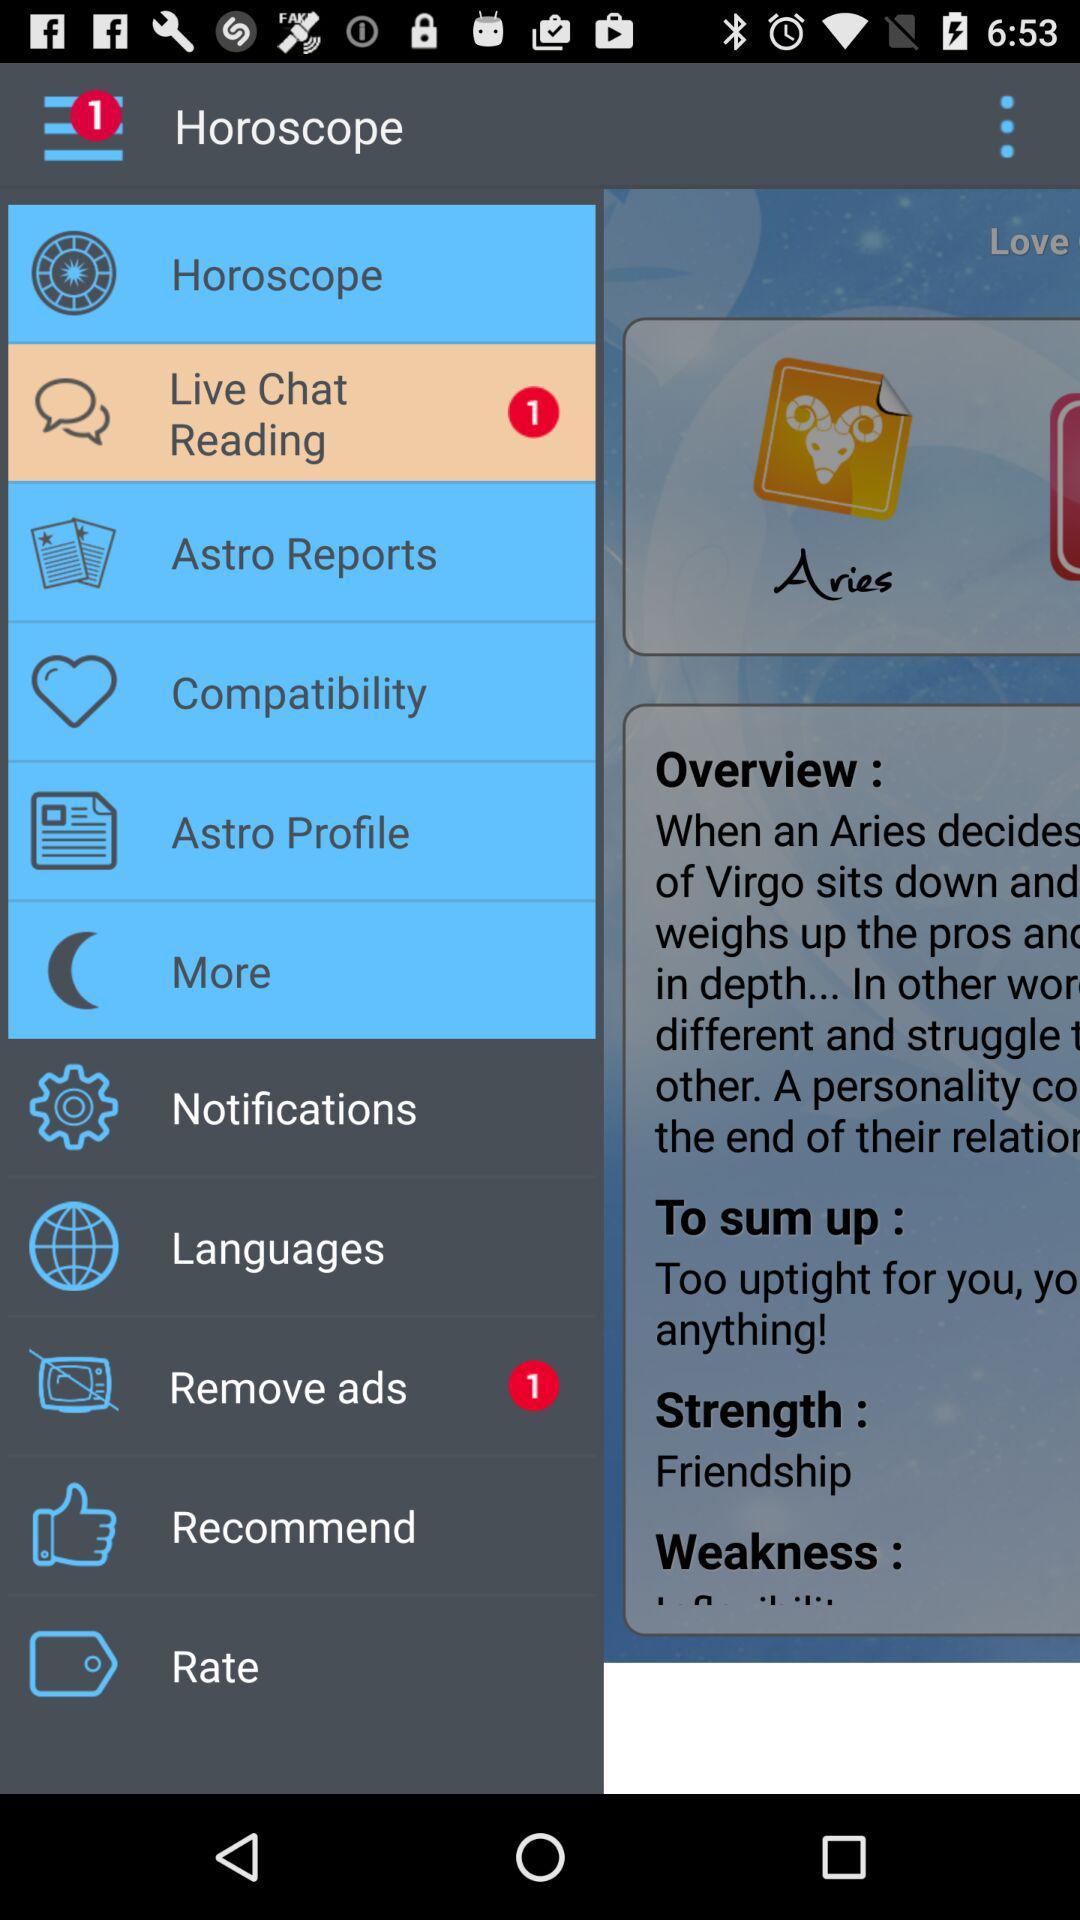 The width and height of the screenshot is (1080, 1920). Describe the element at coordinates (1006, 124) in the screenshot. I see `menu` at that location.